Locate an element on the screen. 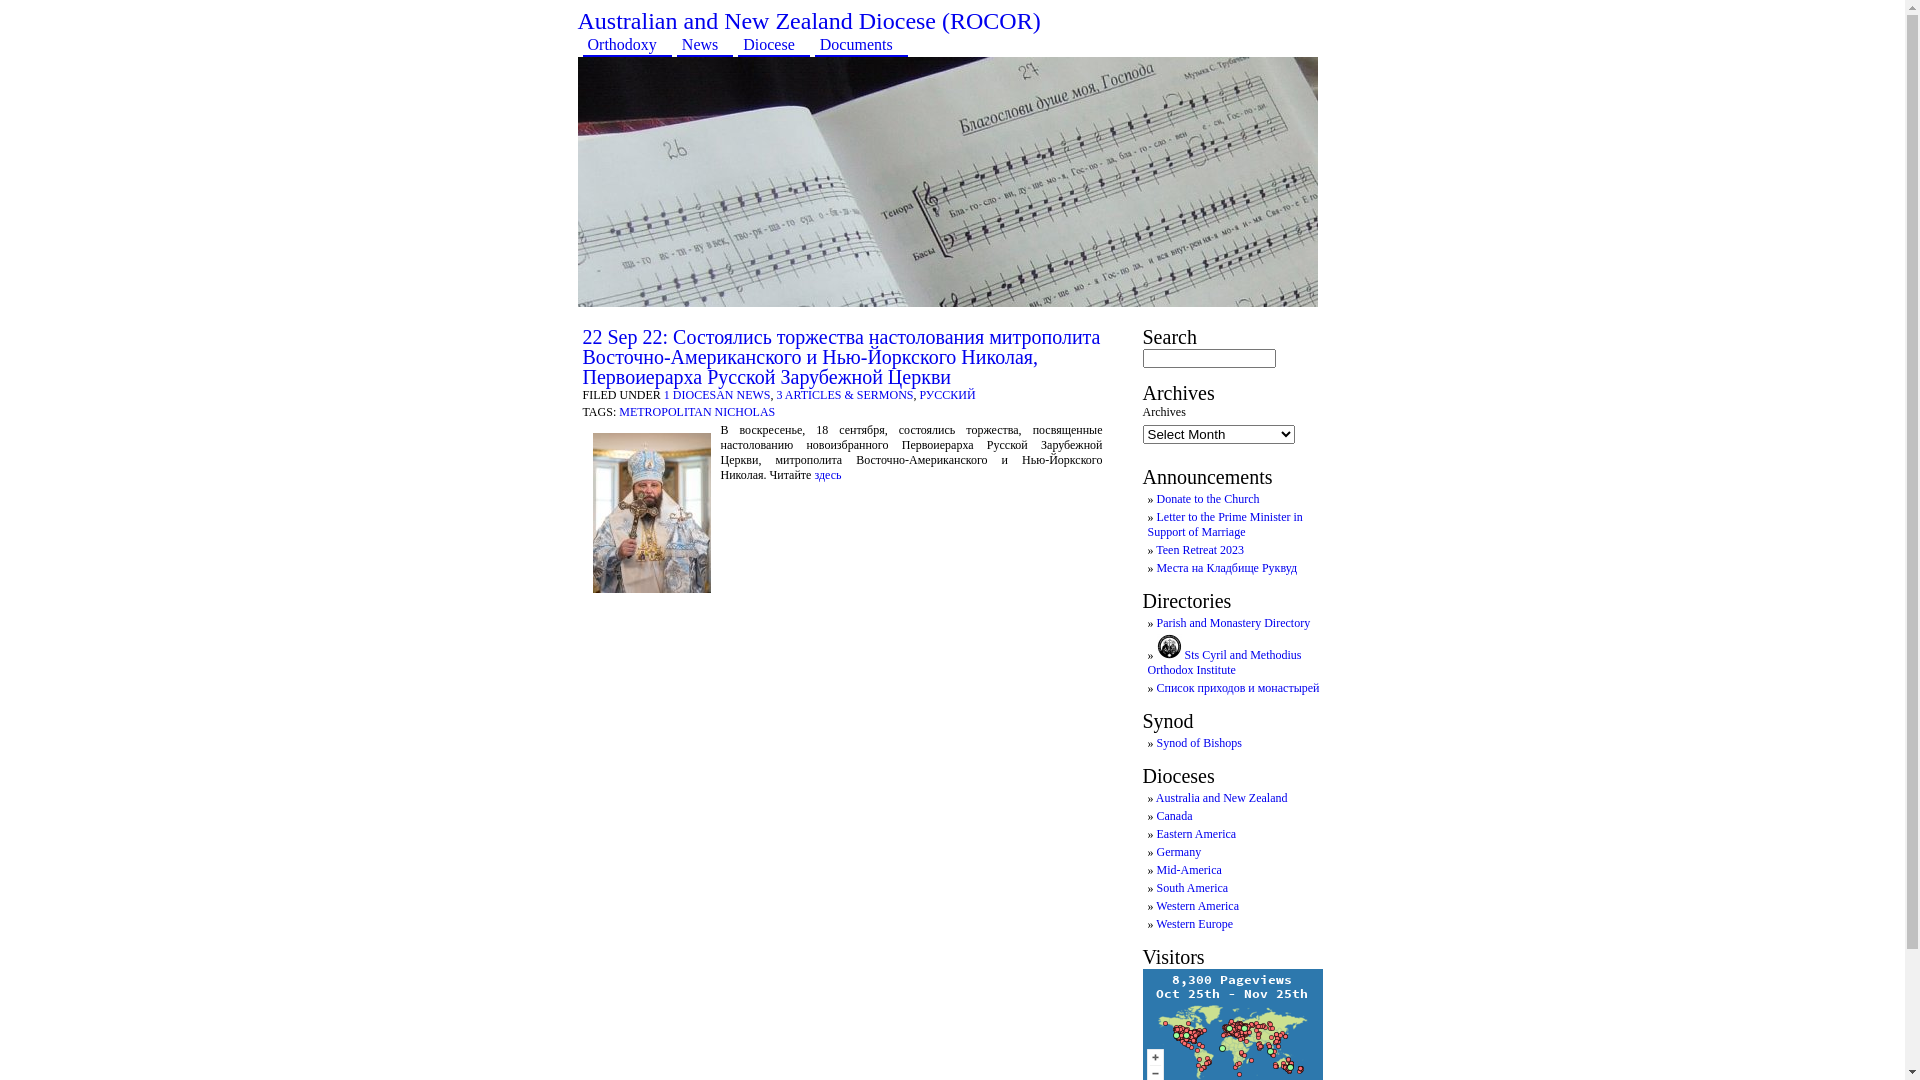 The height and width of the screenshot is (1080, 1920). 'Western America' is located at coordinates (1197, 906).